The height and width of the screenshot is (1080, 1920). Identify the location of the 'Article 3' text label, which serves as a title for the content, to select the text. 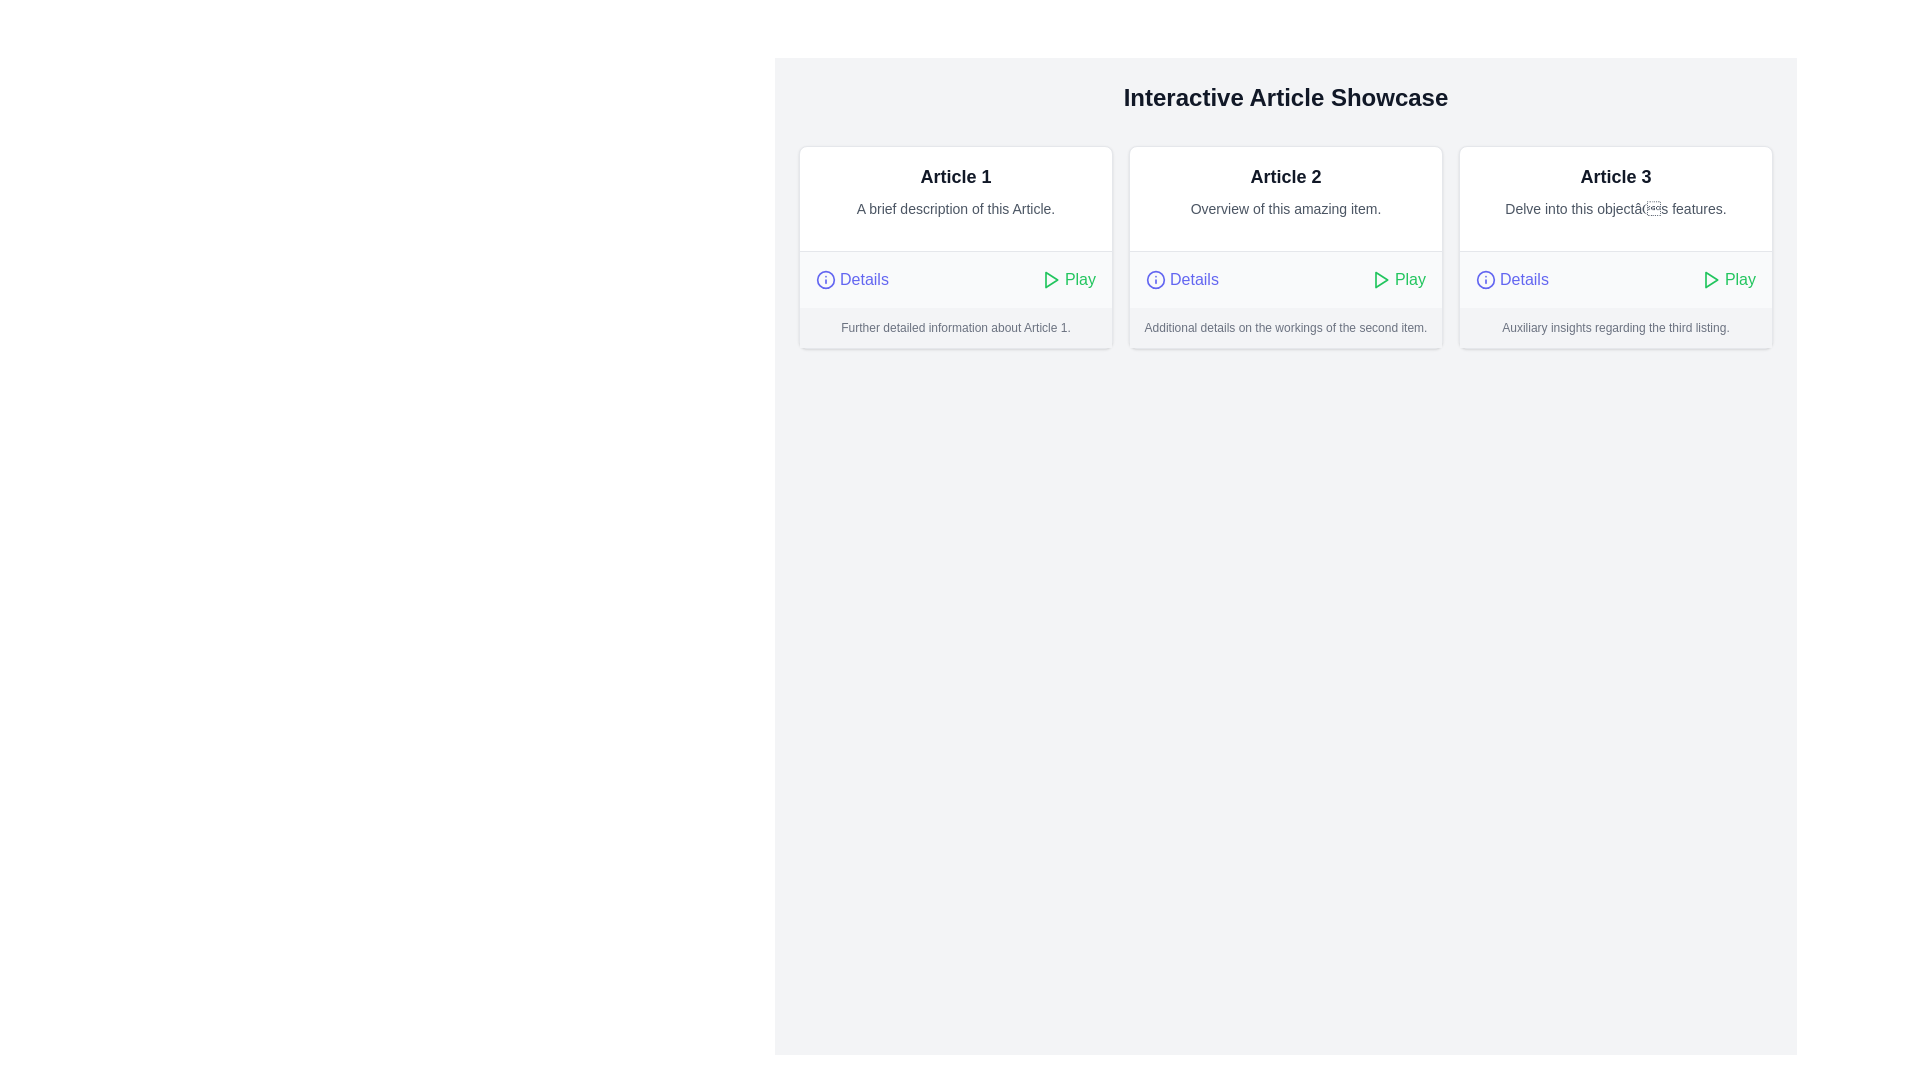
(1616, 176).